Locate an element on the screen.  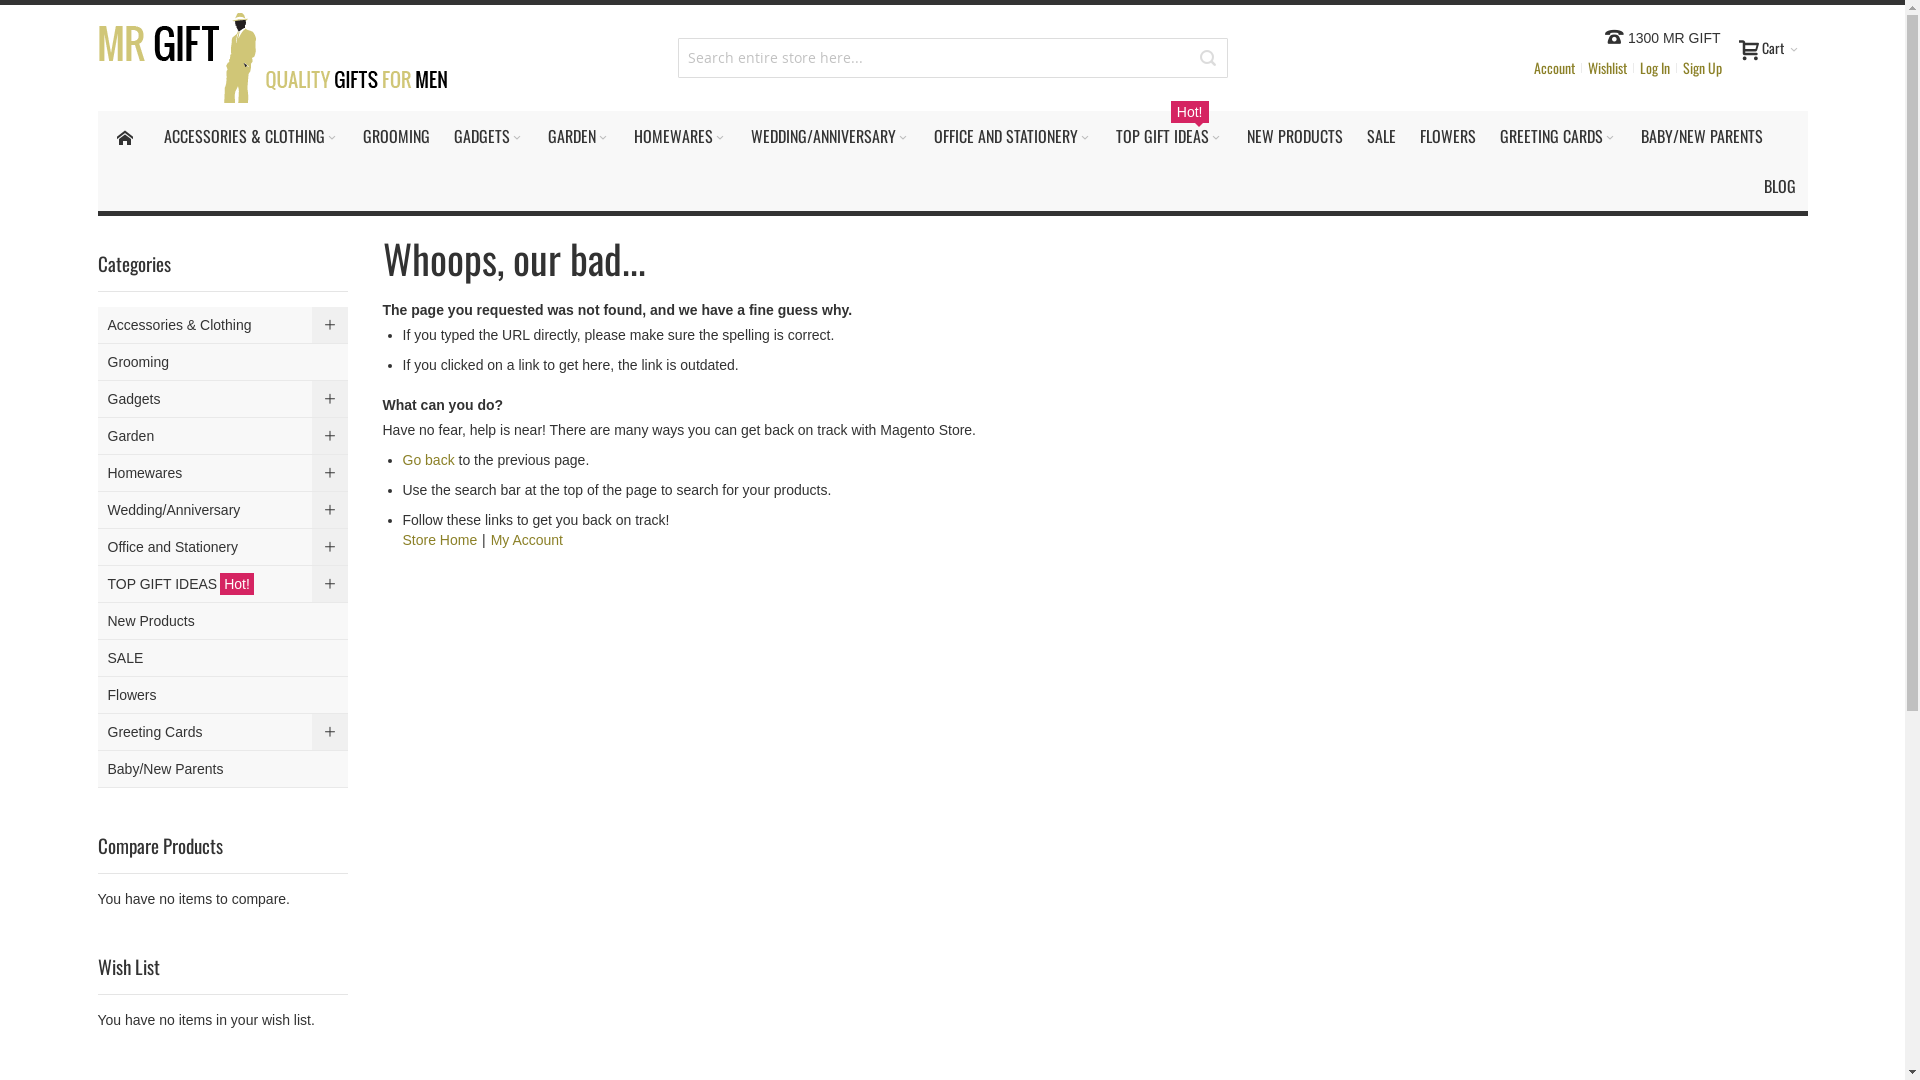
'Log In' is located at coordinates (1654, 67).